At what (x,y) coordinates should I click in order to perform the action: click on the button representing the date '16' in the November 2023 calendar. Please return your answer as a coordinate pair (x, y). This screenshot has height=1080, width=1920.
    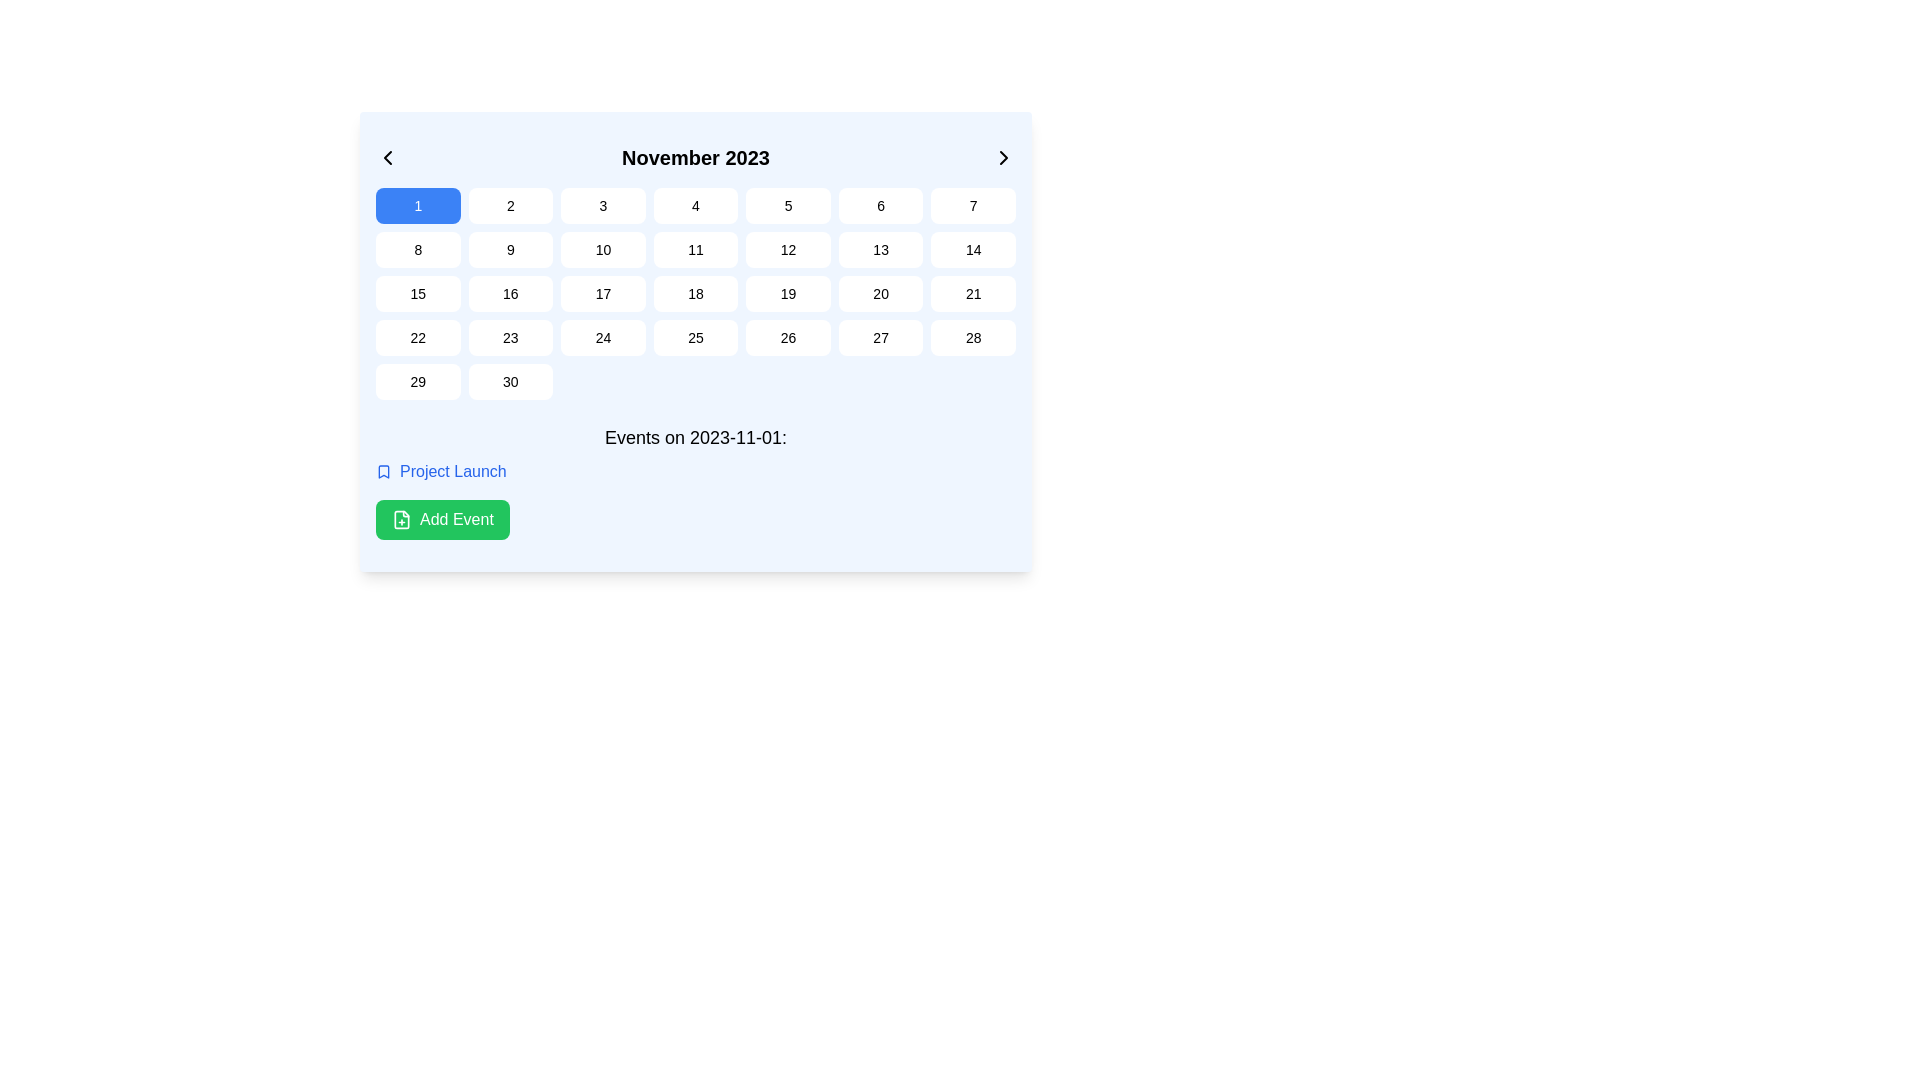
    Looking at the image, I should click on (510, 293).